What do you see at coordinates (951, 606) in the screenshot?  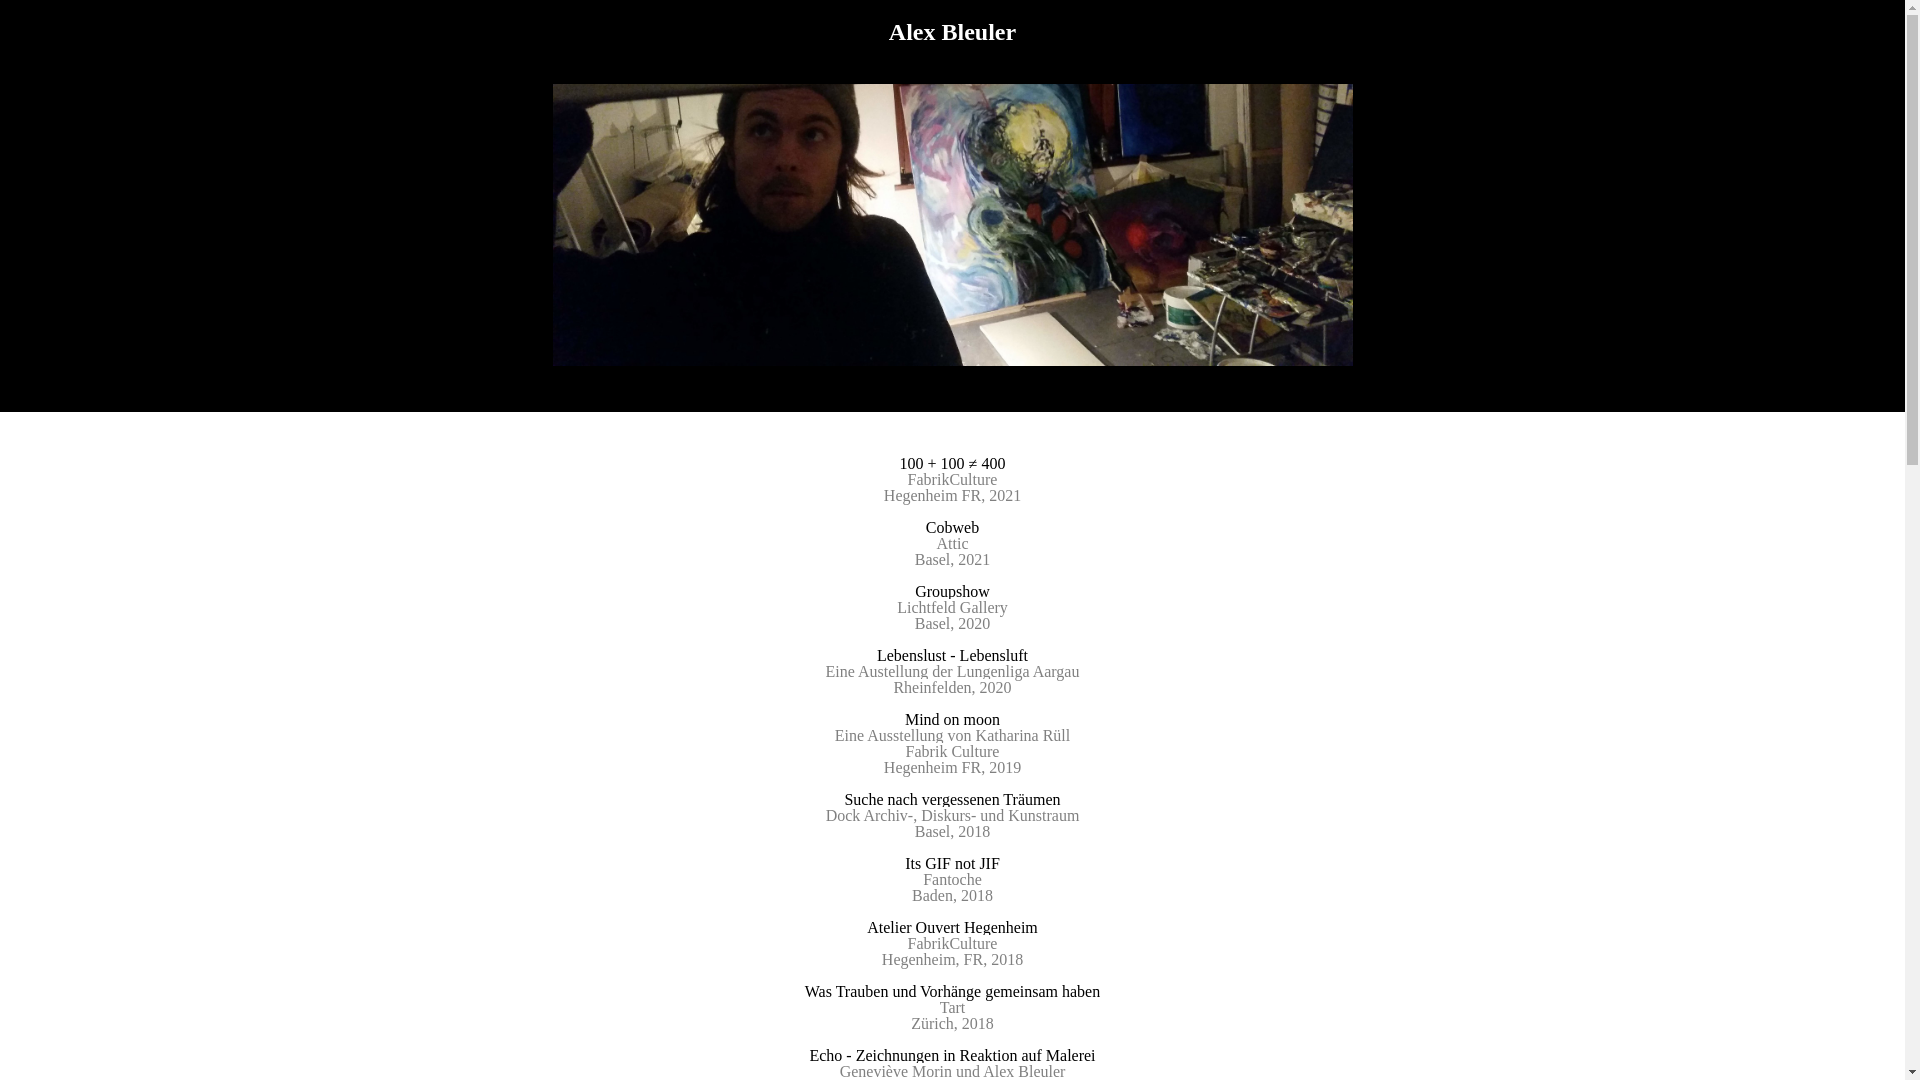 I see `'Lichtfeld Gallery'` at bounding box center [951, 606].